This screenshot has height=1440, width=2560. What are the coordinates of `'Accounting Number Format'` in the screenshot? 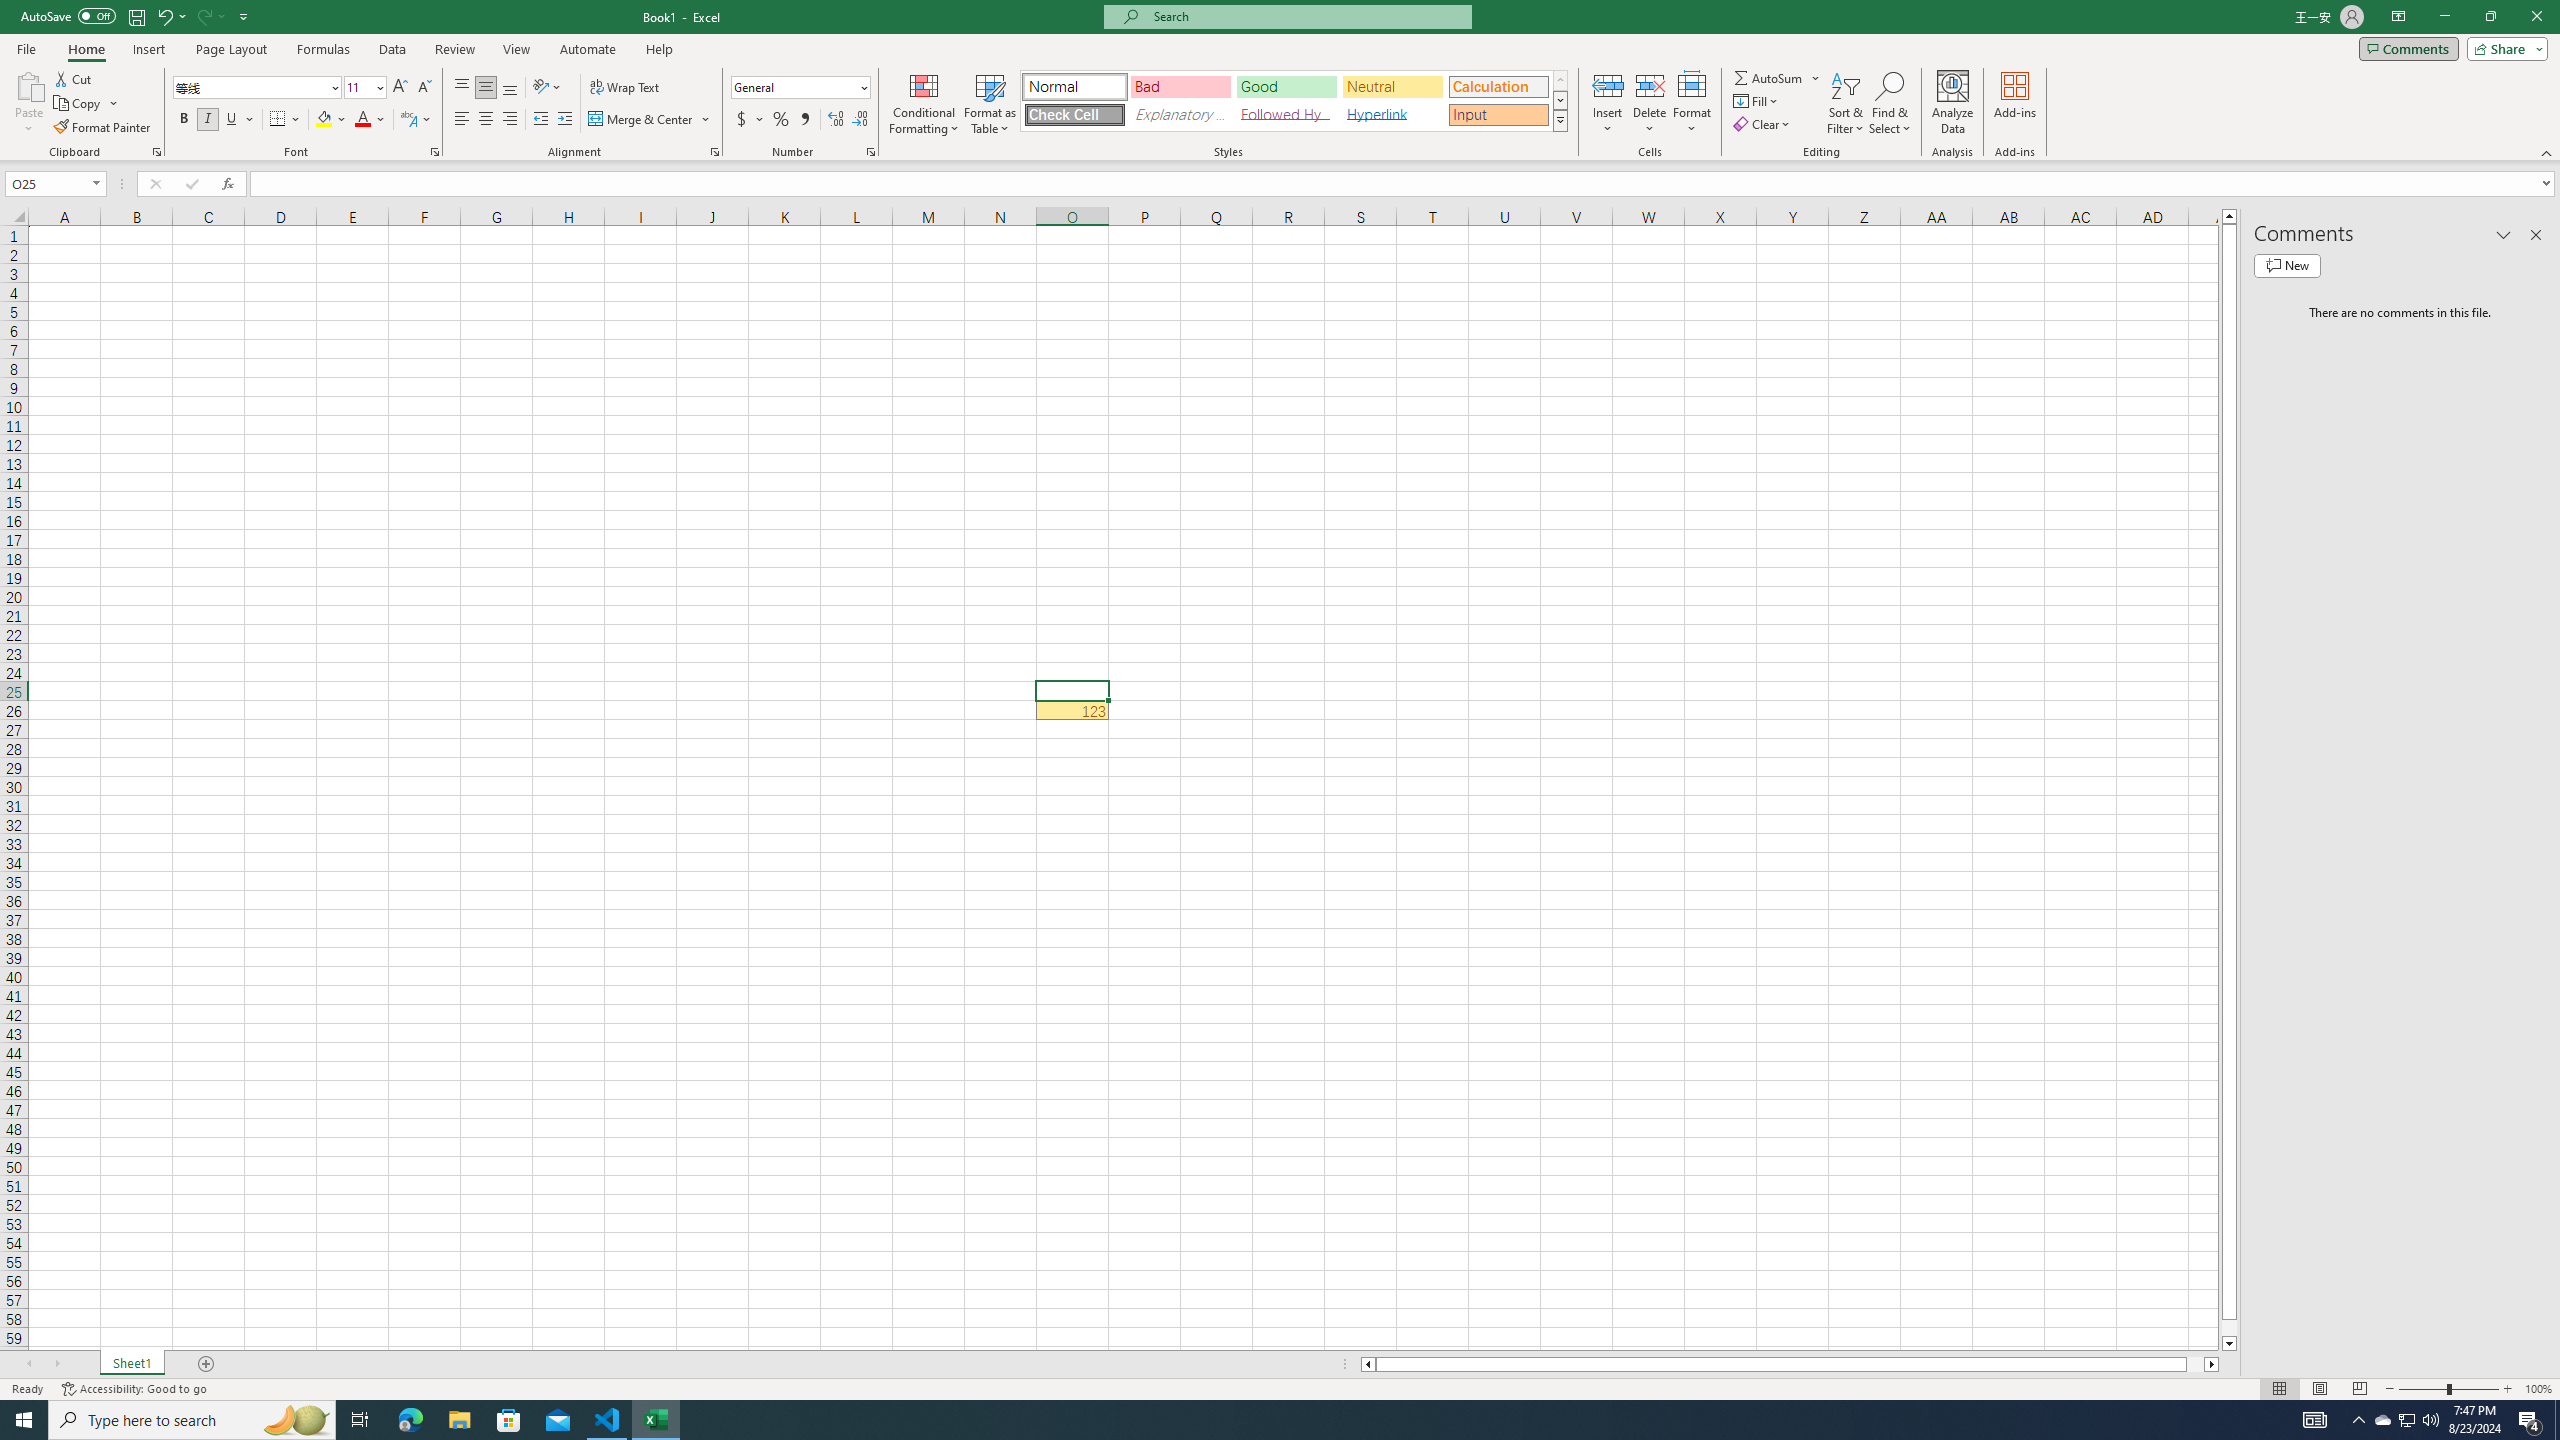 It's located at (741, 118).